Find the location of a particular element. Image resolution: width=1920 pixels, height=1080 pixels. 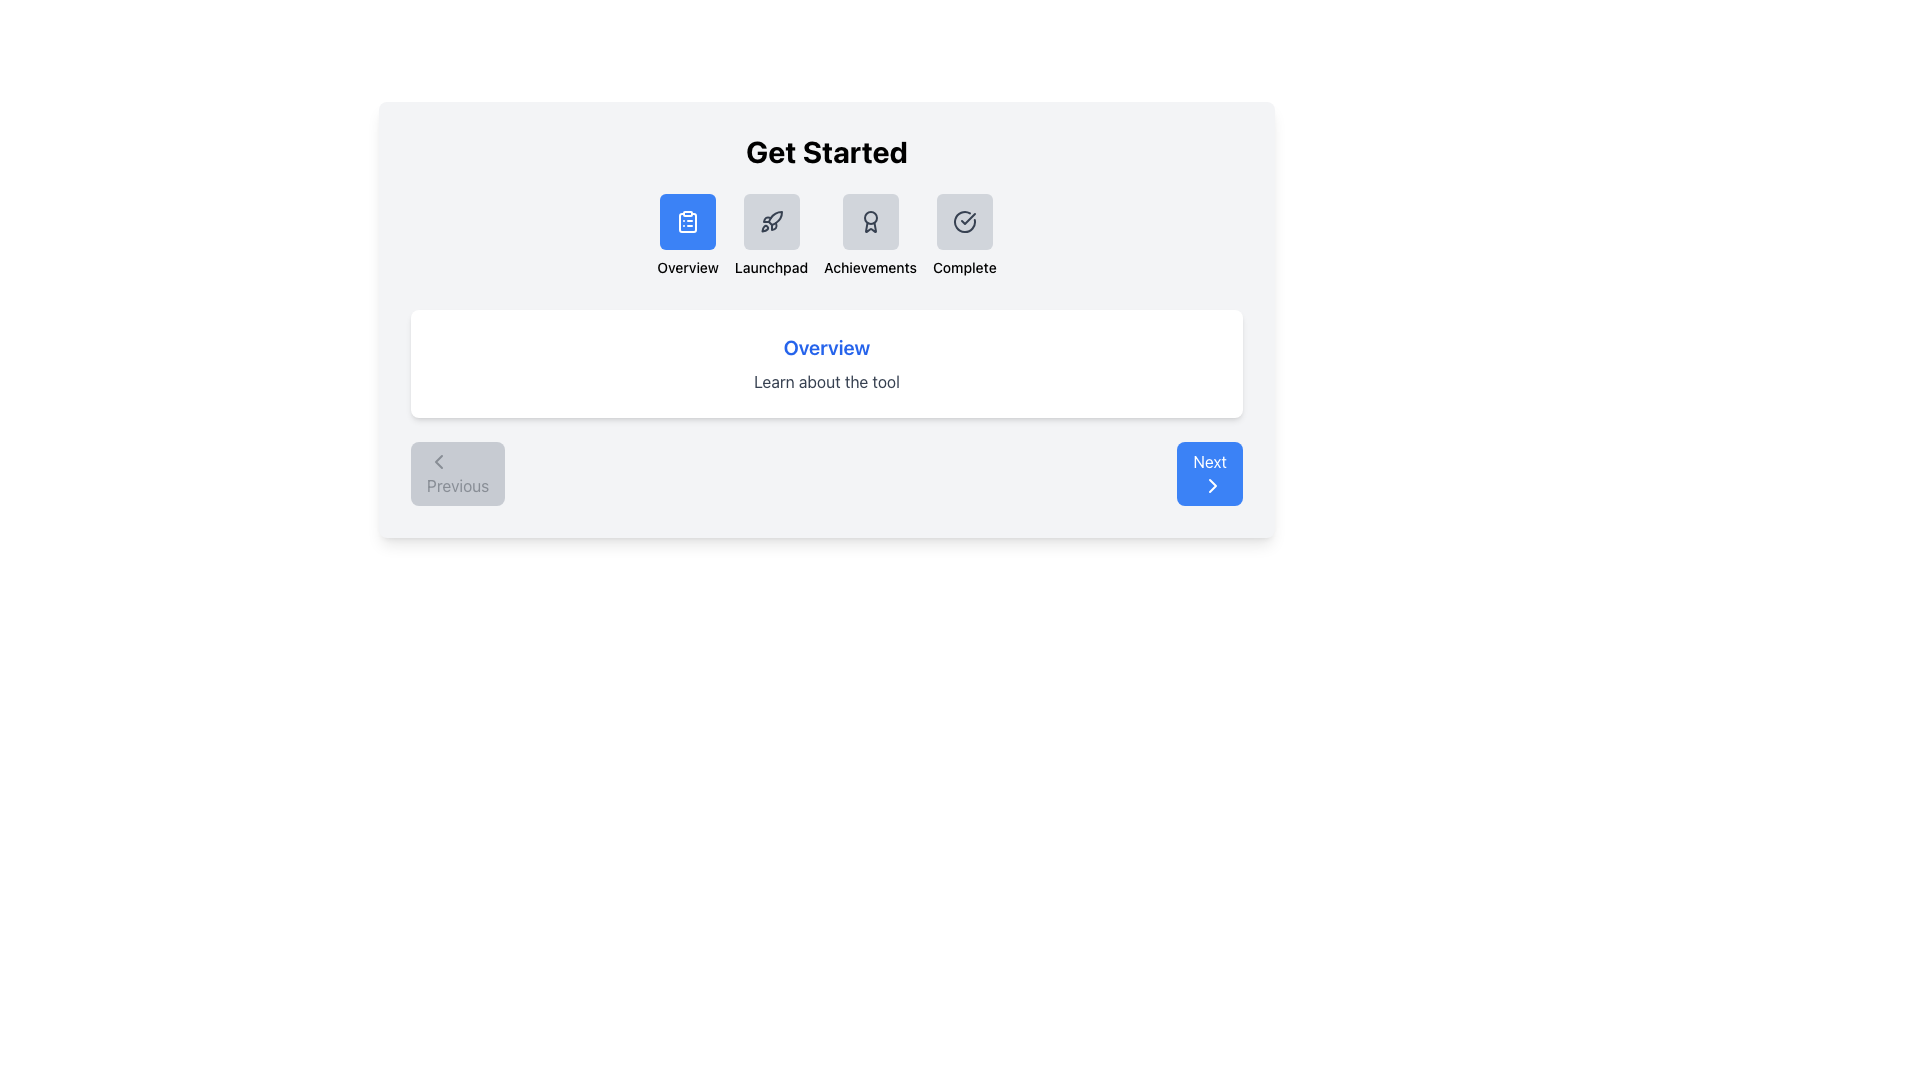

the third icon in the horizontal list under the 'Get Started' header, which is a decorative icon with a medal-like graphic is located at coordinates (870, 222).